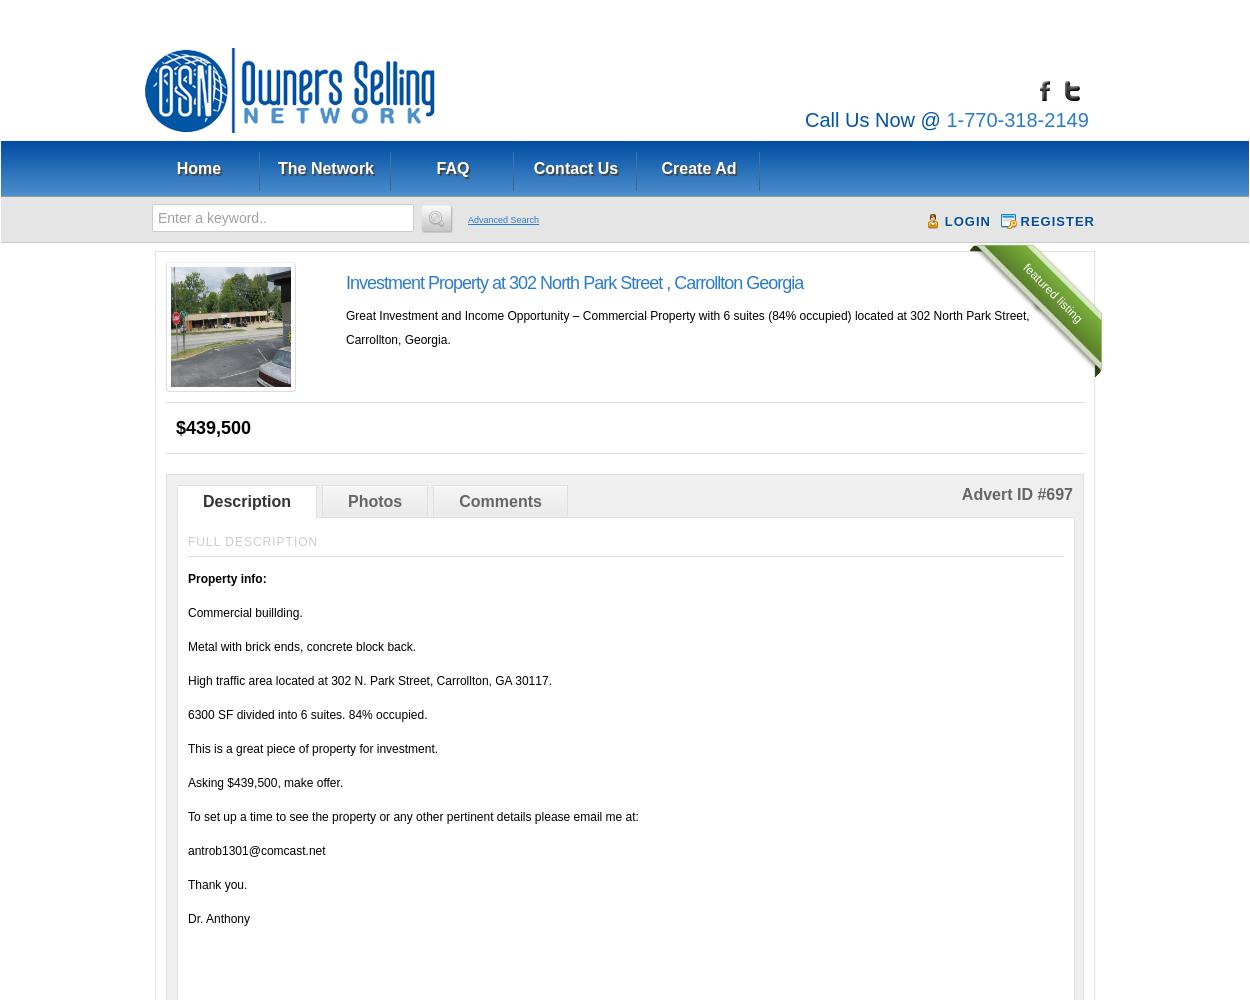 The height and width of the screenshot is (1000, 1250). I want to click on 'Full Description', so click(253, 542).